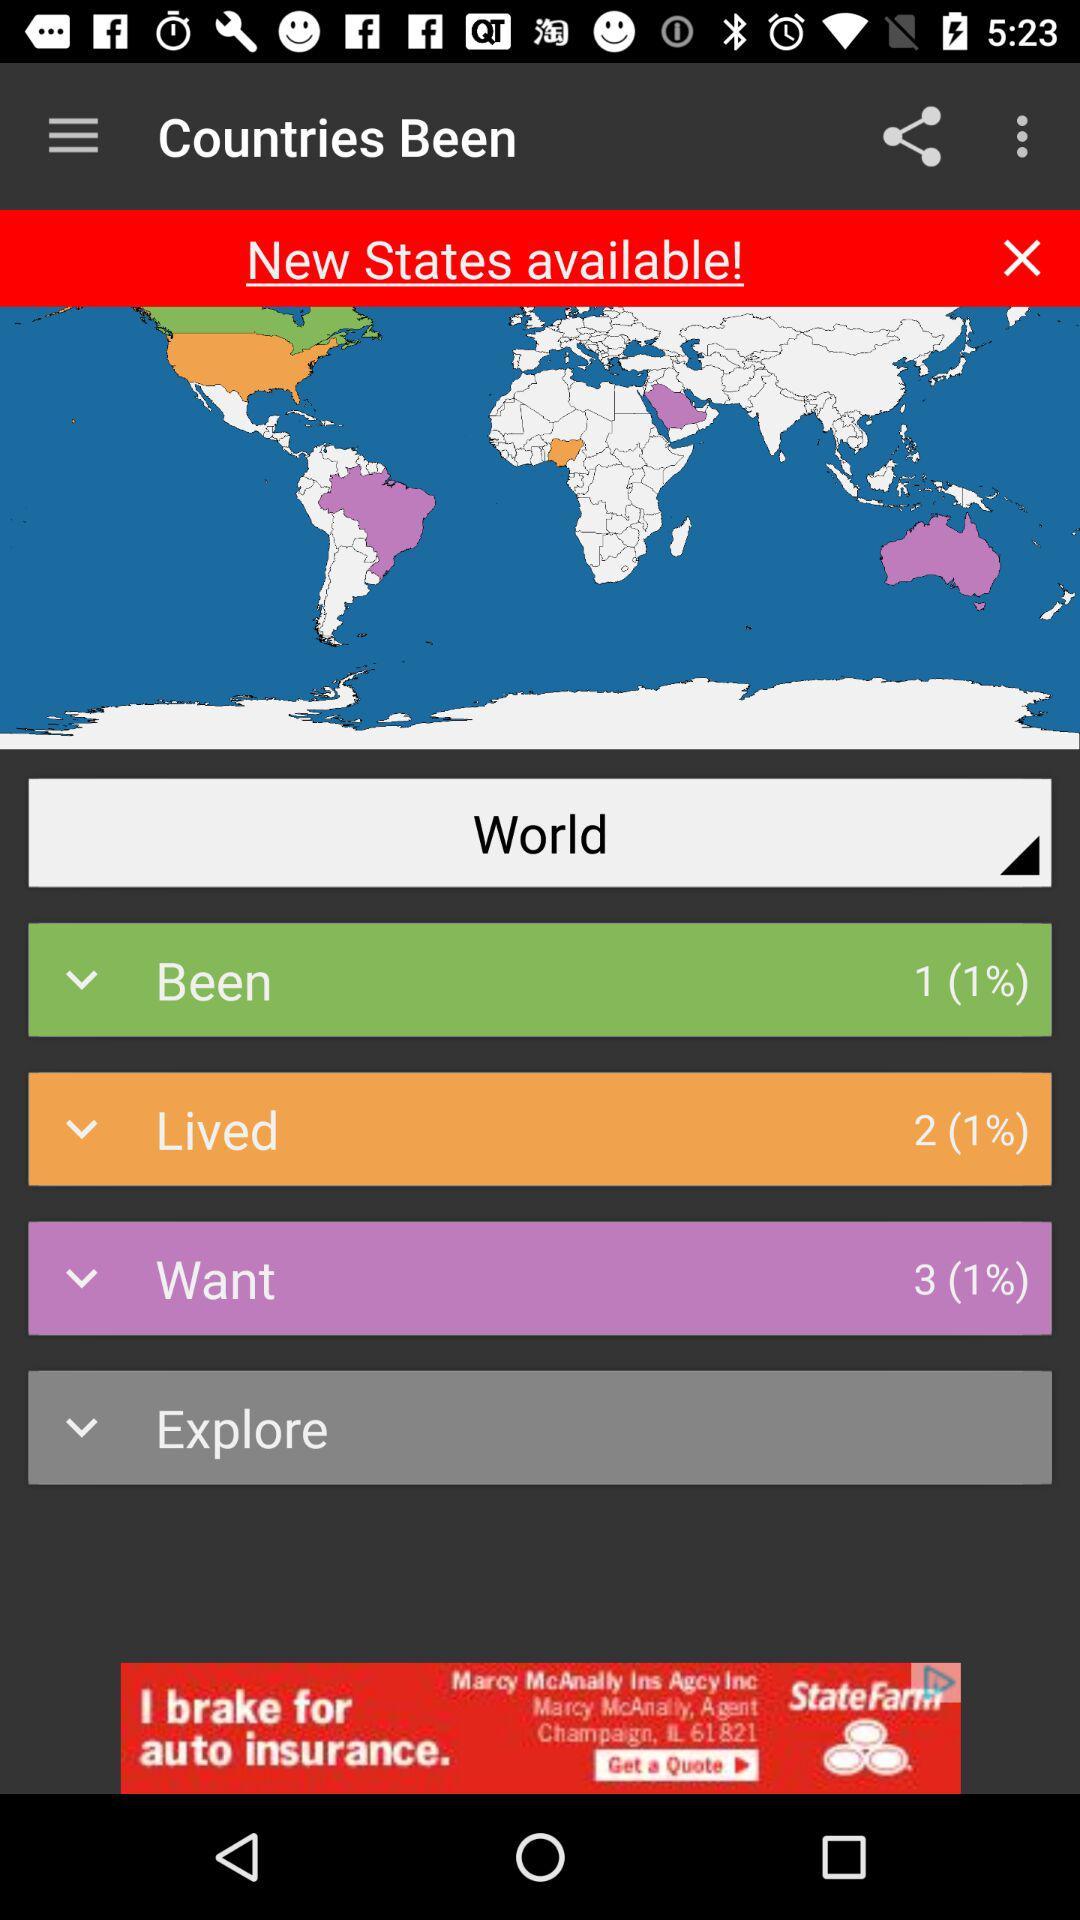 The image size is (1080, 1920). I want to click on click on the advertisement, so click(540, 1727).